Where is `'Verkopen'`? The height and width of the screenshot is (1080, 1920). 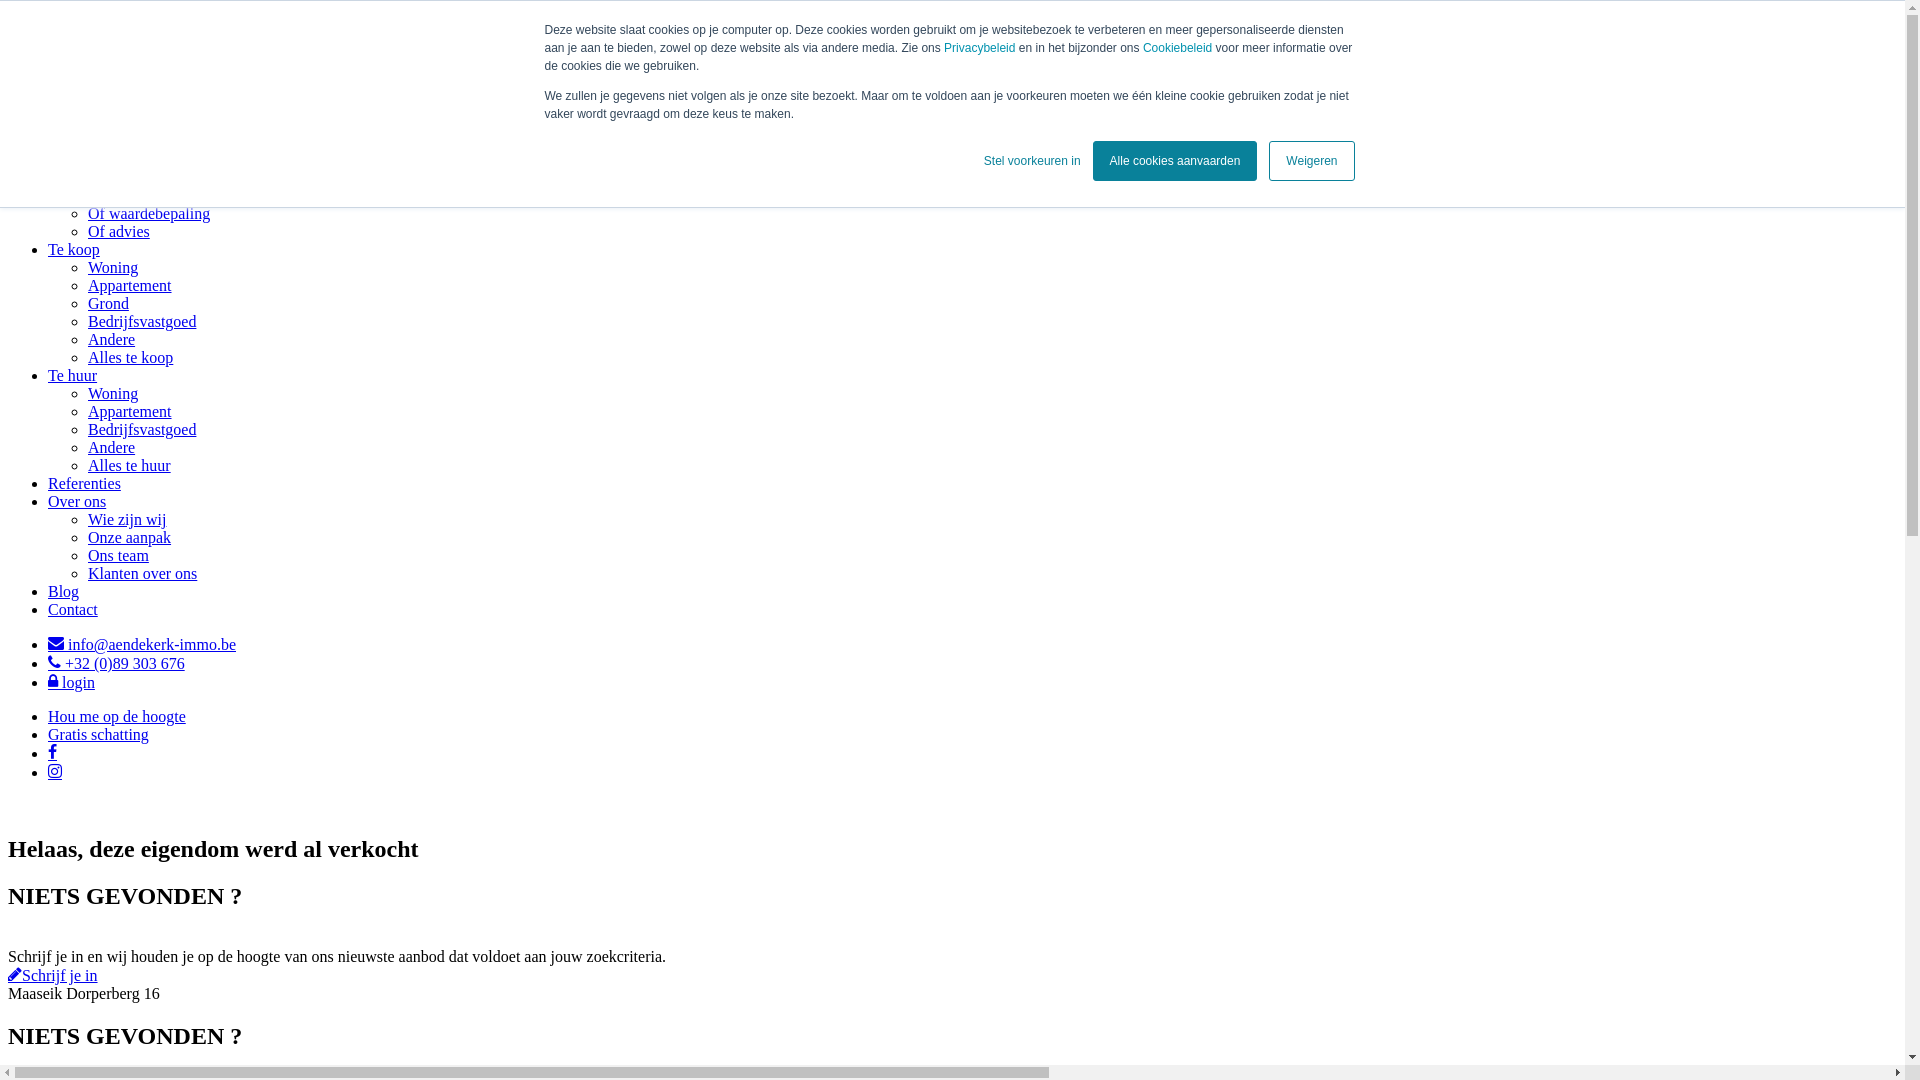
'Verkopen' is located at coordinates (78, 158).